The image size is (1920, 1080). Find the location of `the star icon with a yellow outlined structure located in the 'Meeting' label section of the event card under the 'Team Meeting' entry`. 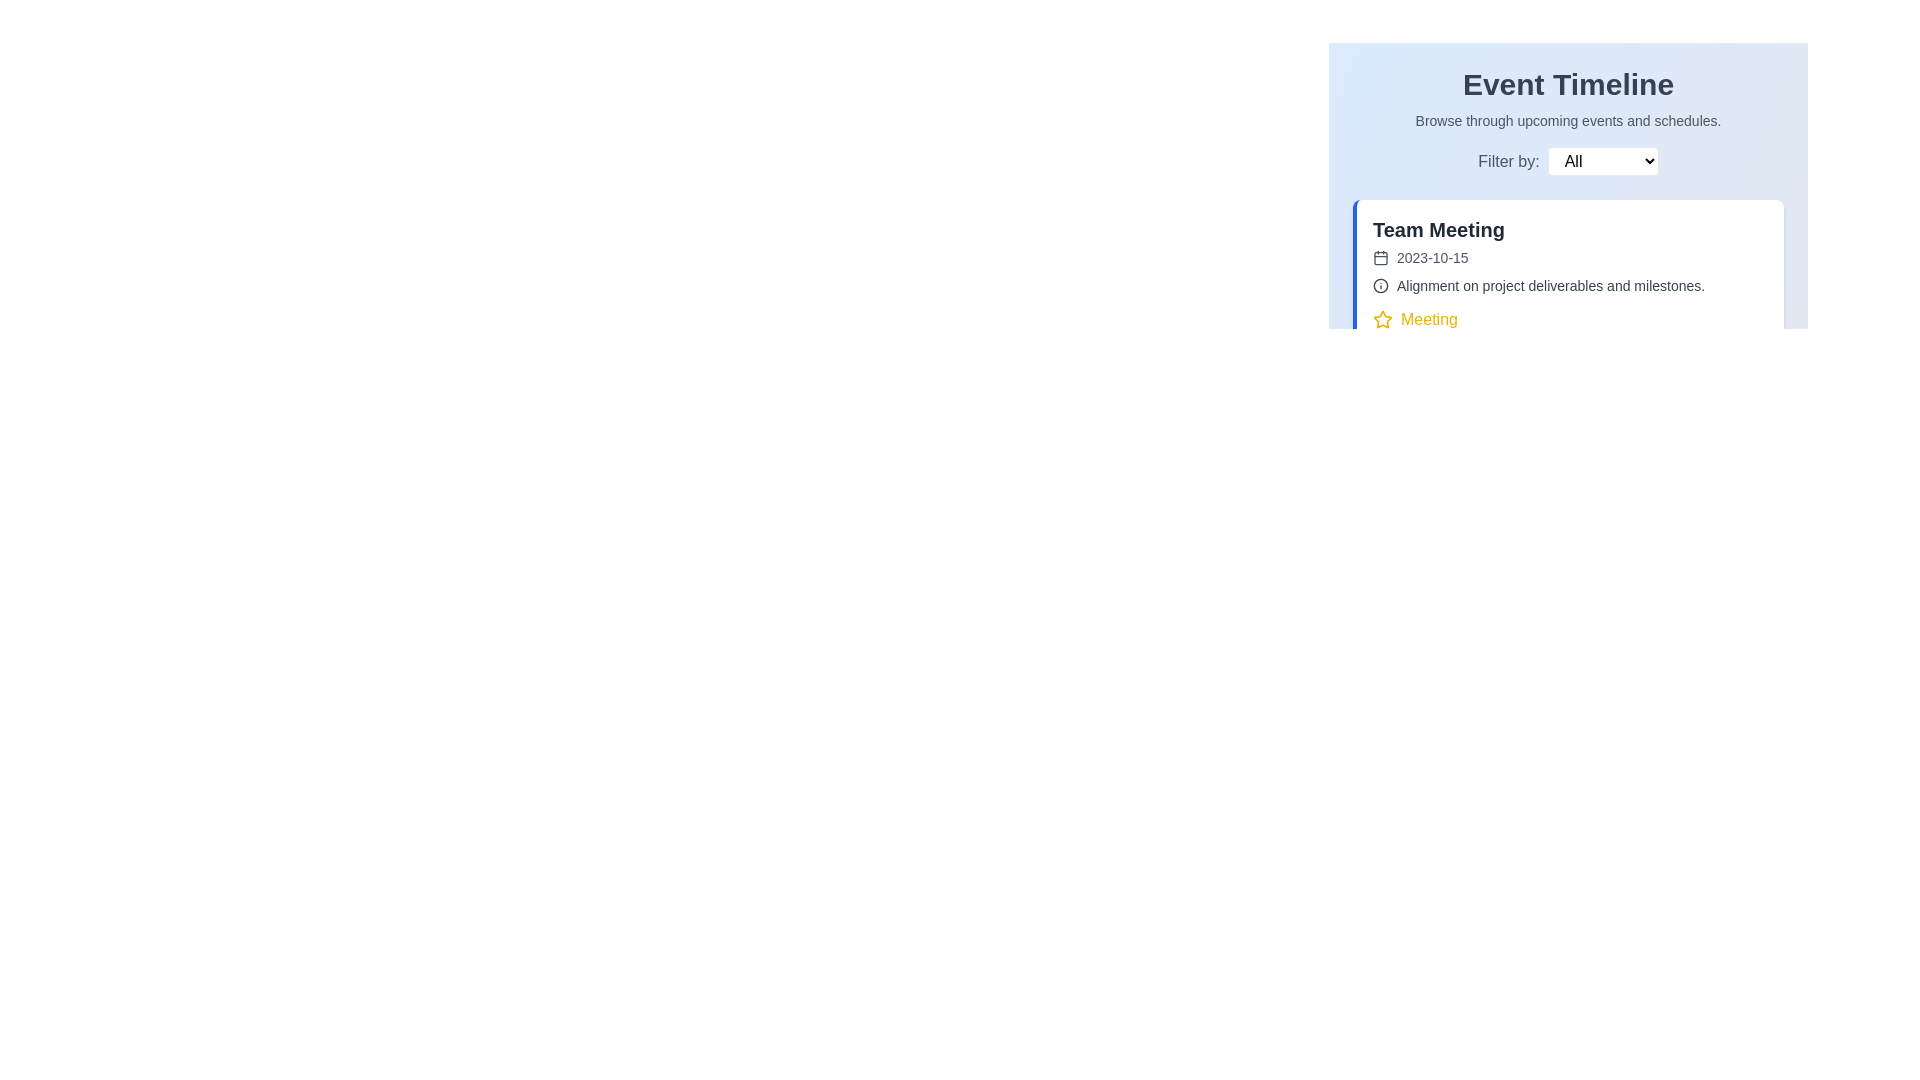

the star icon with a yellow outlined structure located in the 'Meeting' label section of the event card under the 'Team Meeting' entry is located at coordinates (1381, 318).